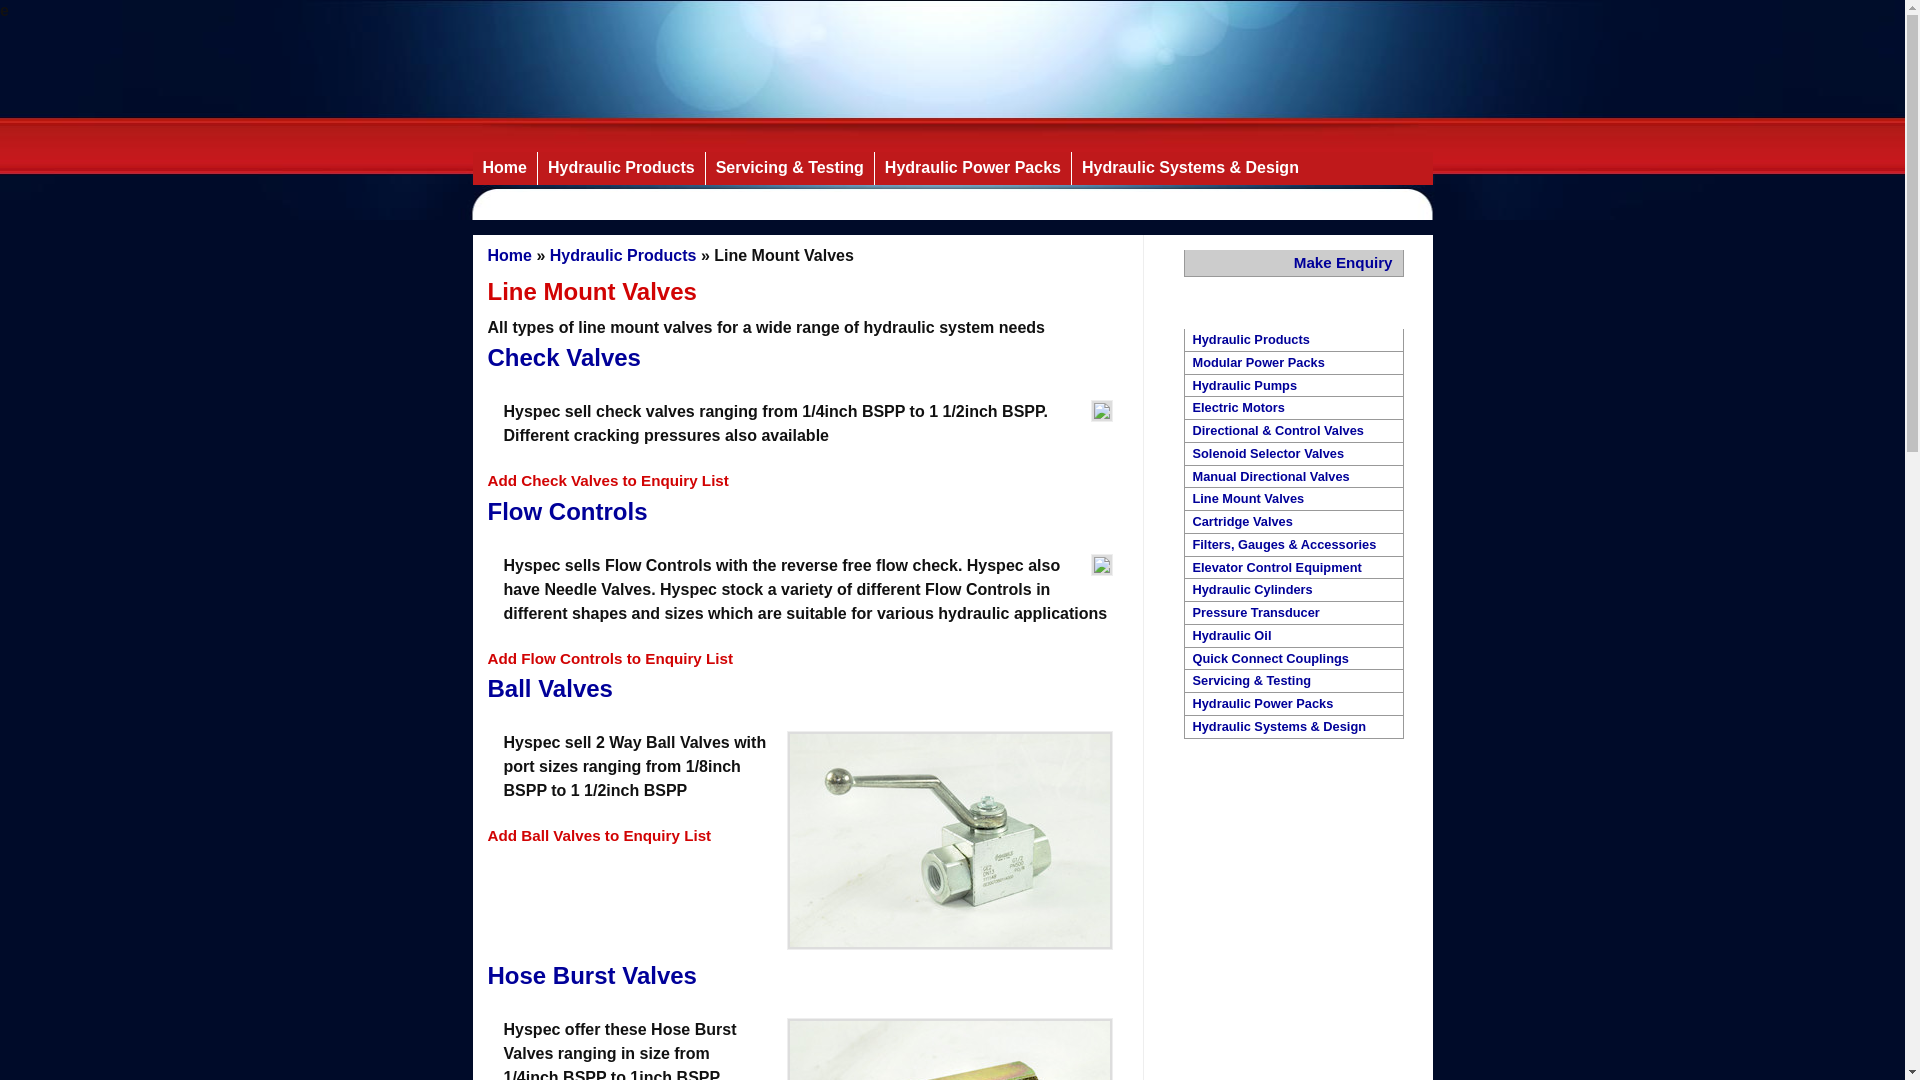 This screenshot has width=1920, height=1080. I want to click on 'Make Enquiry', so click(1294, 262).